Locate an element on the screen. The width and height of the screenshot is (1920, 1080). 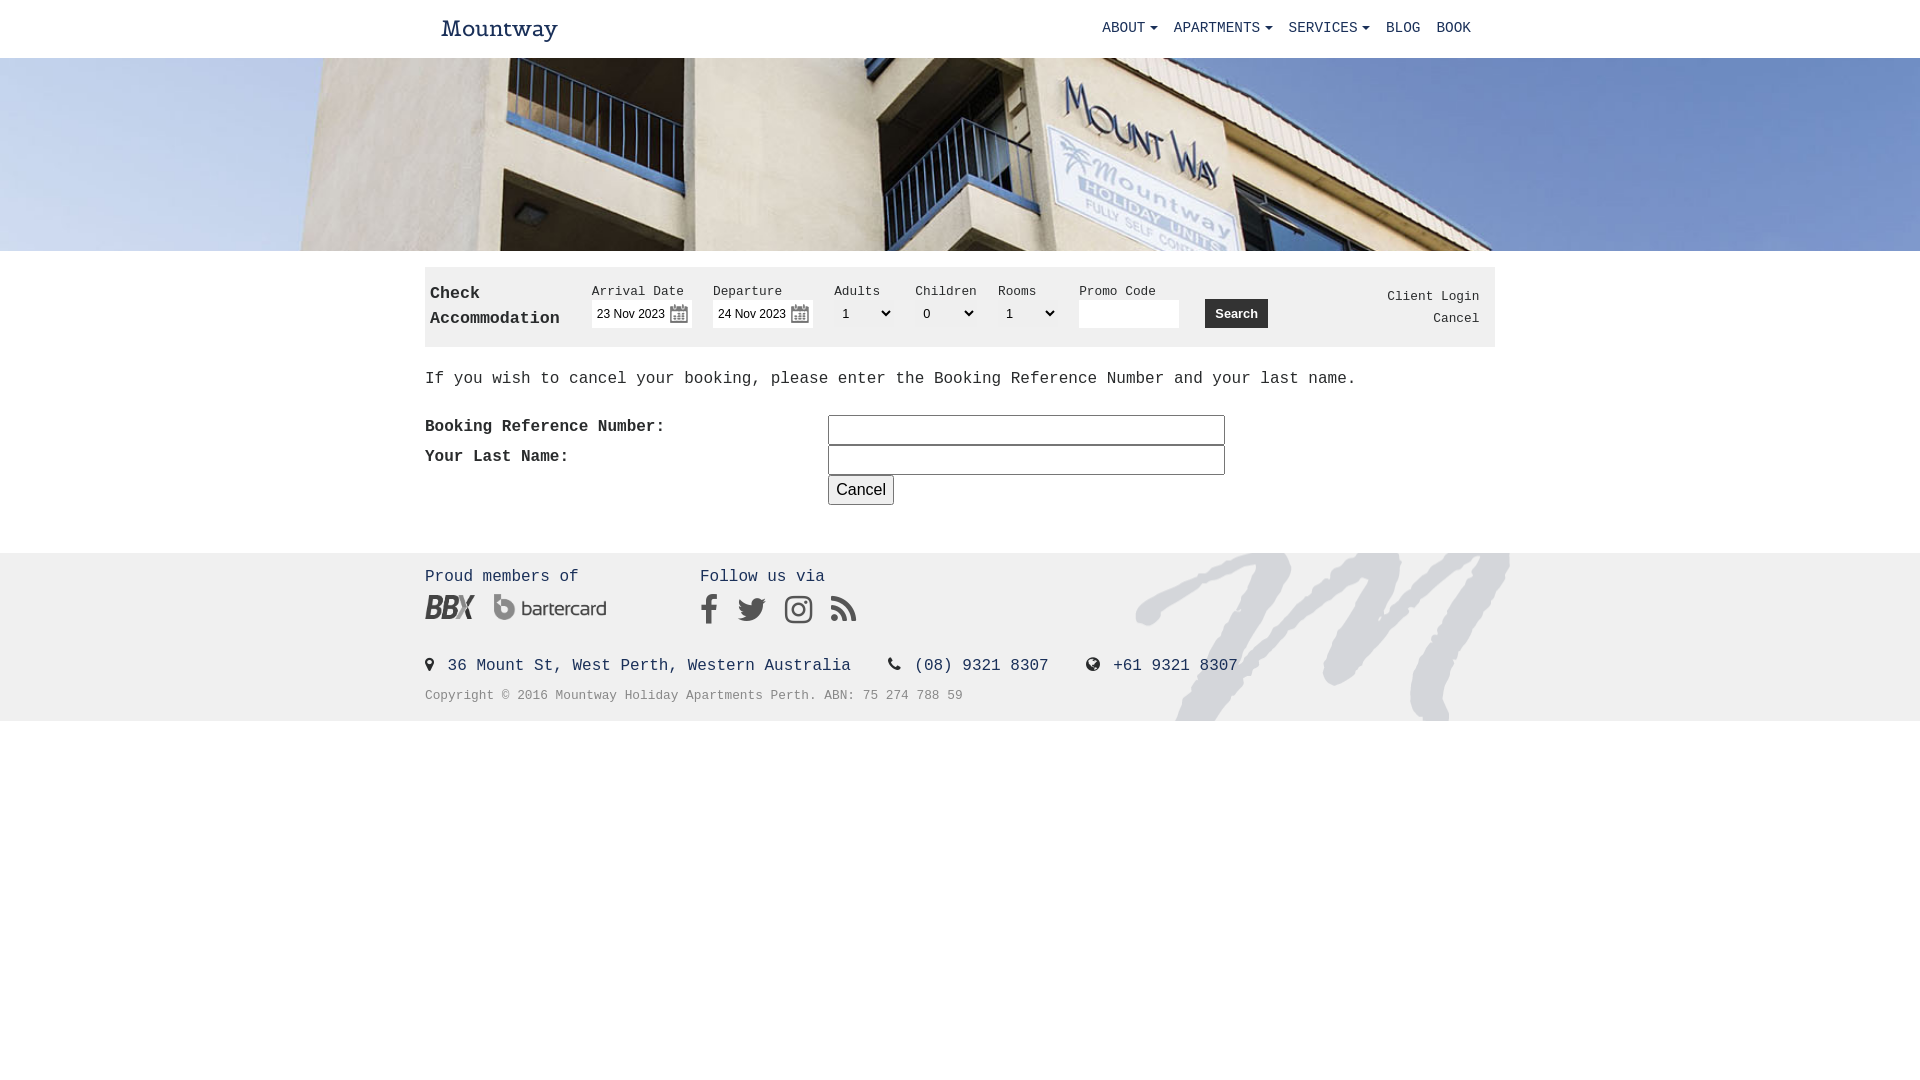
'BLOG' is located at coordinates (1402, 29).